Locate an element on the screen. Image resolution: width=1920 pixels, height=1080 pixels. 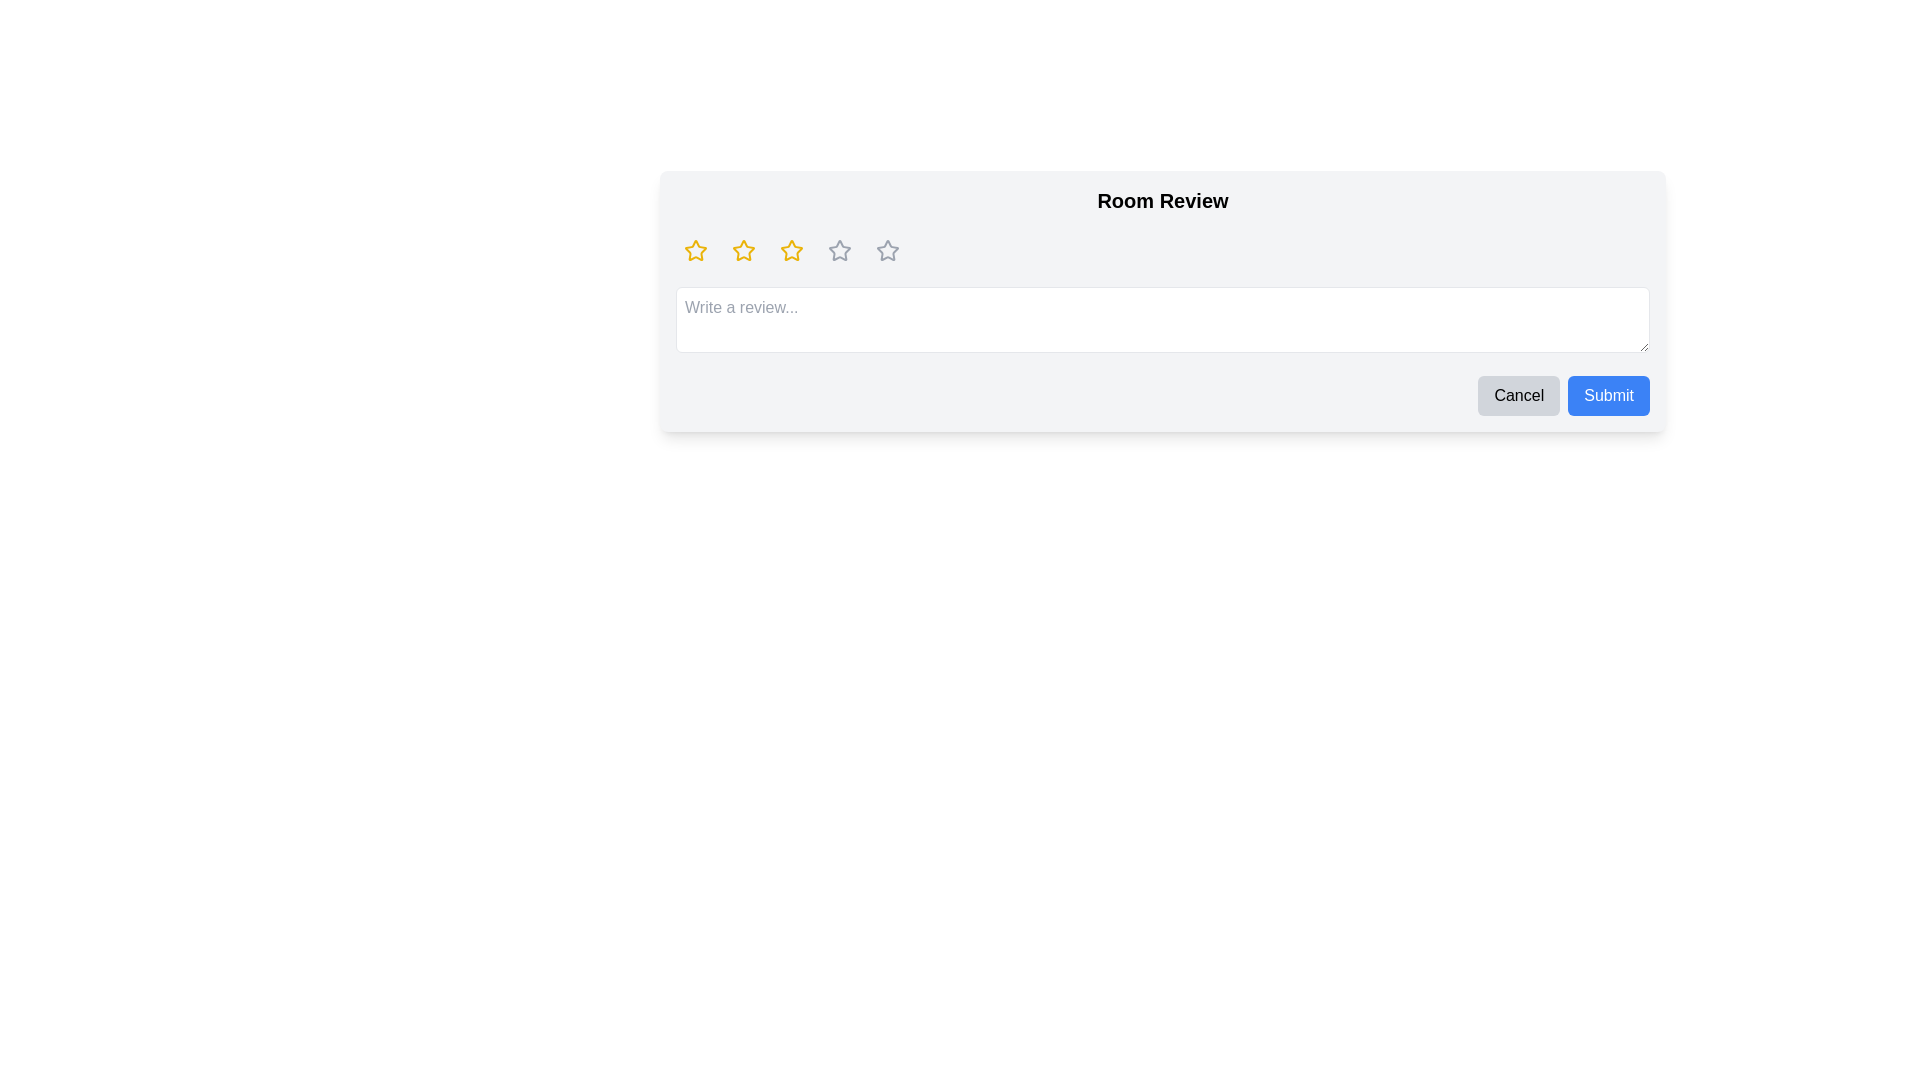
the third hollow star icon with a bright yellow outline is located at coordinates (791, 249).